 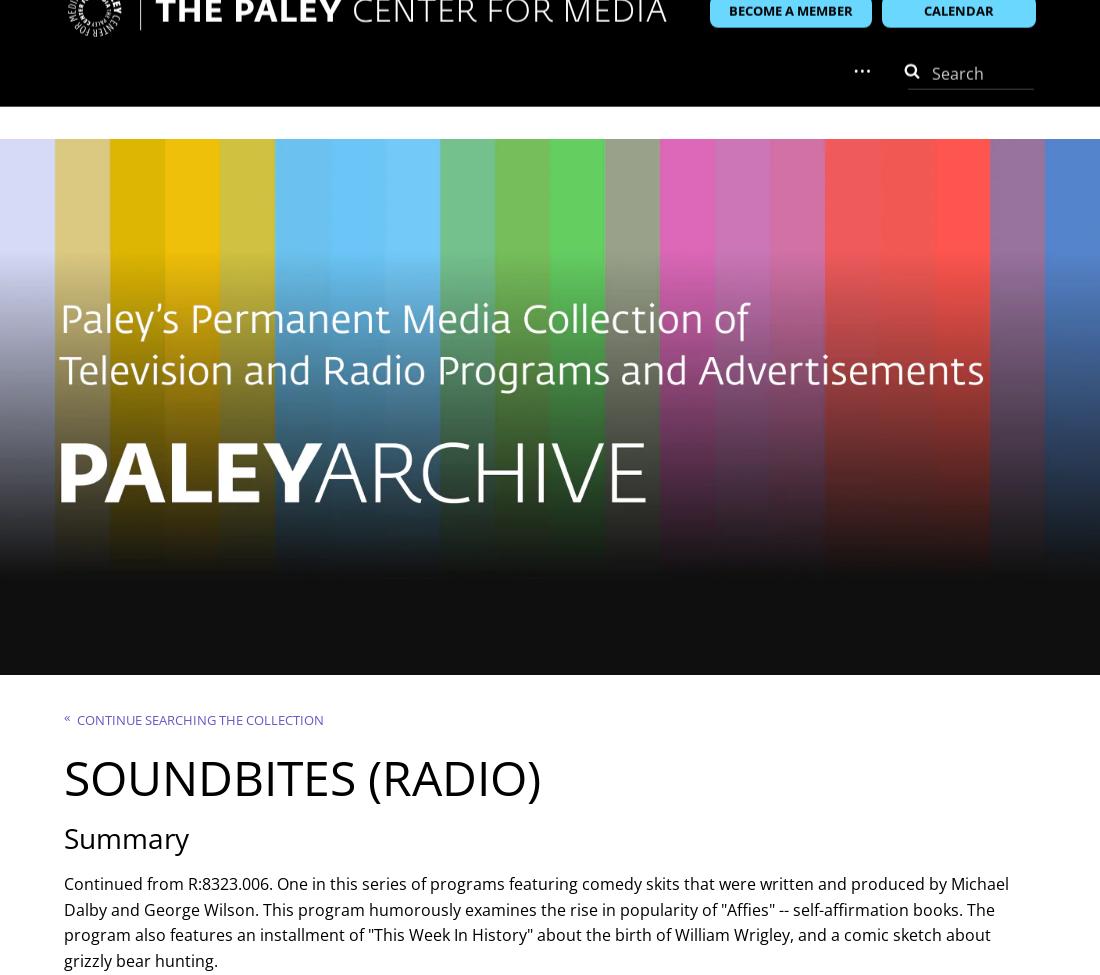 What do you see at coordinates (267, 101) in the screenshot?
I see `'Membership'` at bounding box center [267, 101].